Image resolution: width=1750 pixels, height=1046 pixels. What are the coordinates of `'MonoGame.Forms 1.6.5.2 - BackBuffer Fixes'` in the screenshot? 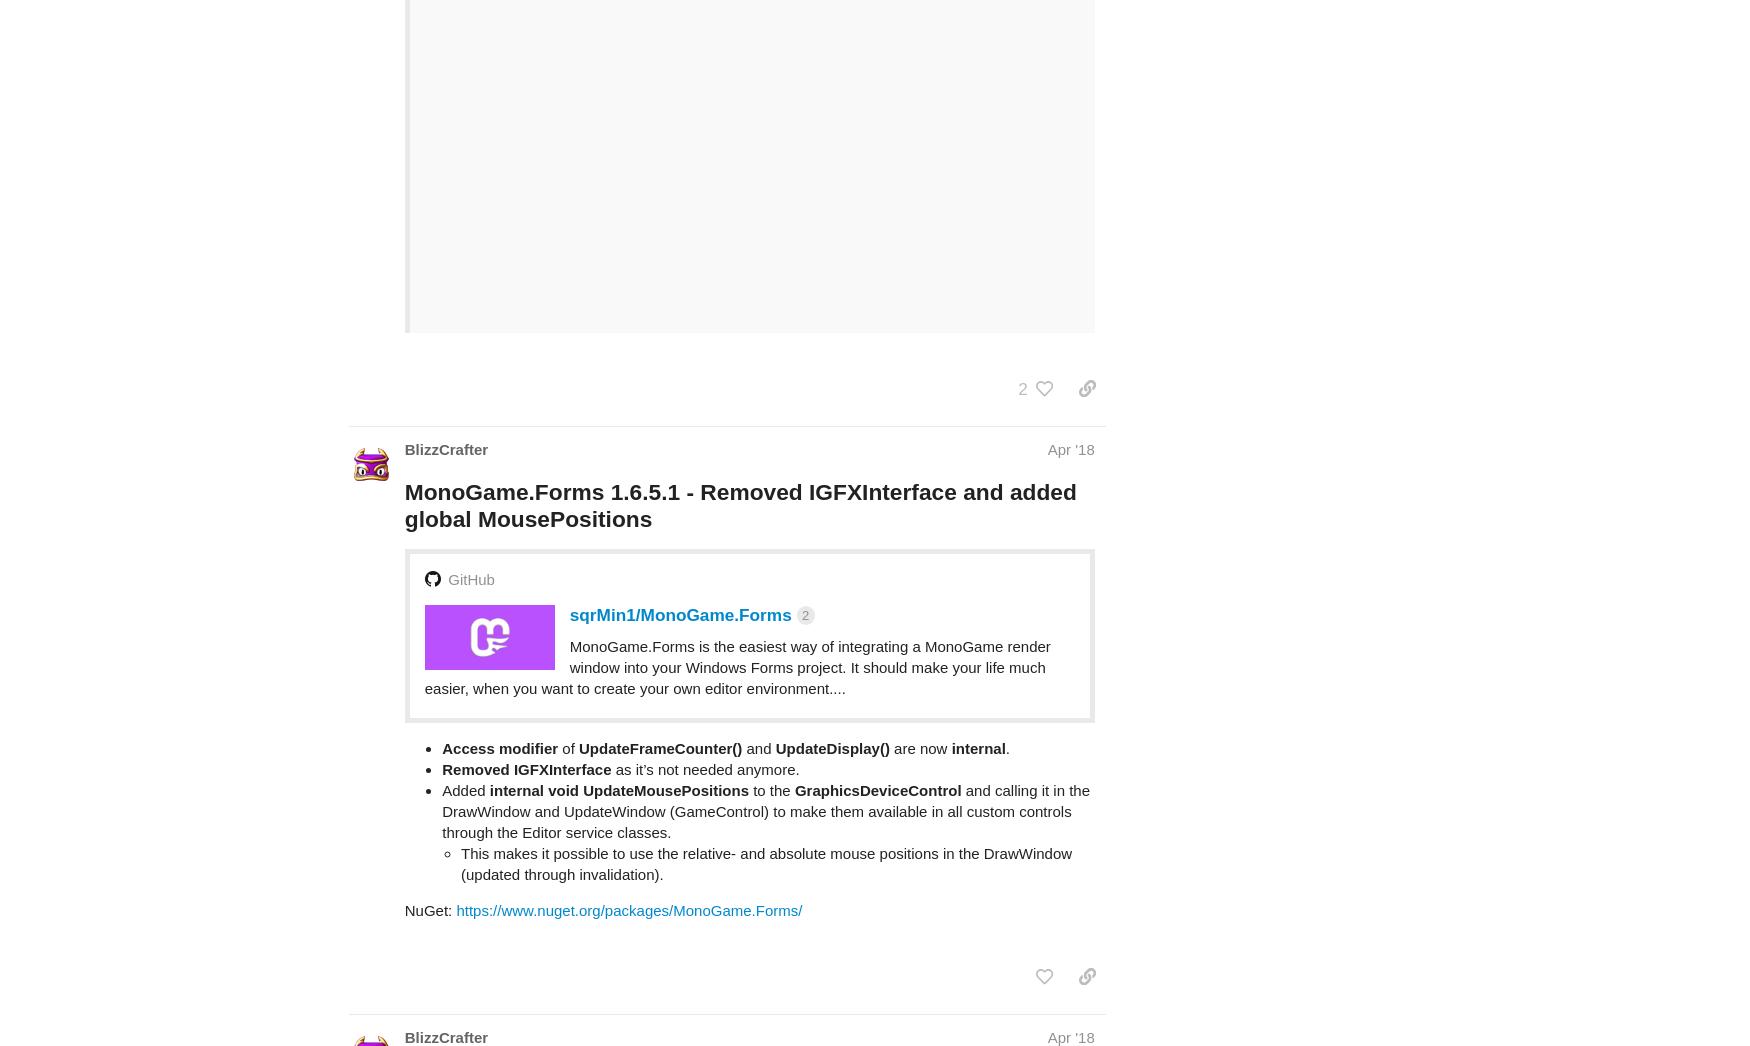 It's located at (644, 1001).